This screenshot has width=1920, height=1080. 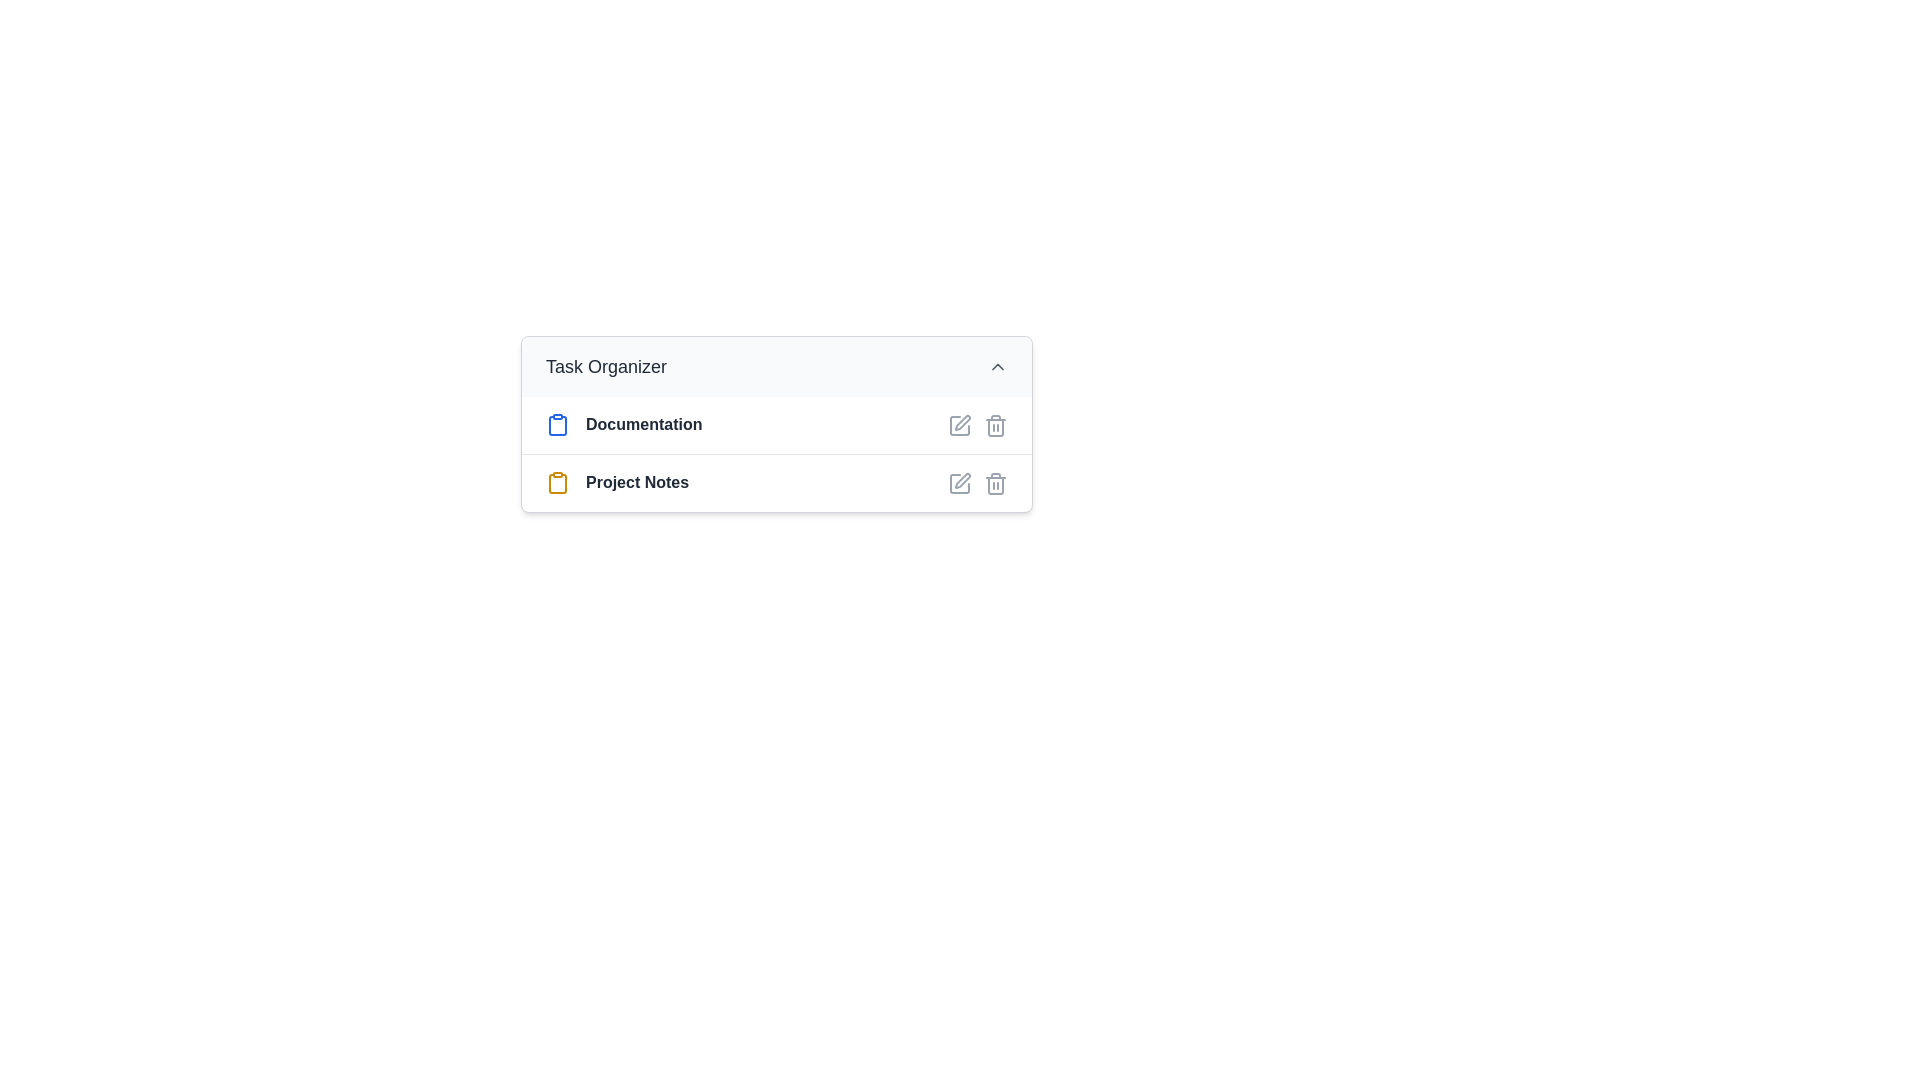 What do you see at coordinates (960, 423) in the screenshot?
I see `the editing control icon button for the 'Documentation' task located in the rightmost part of the row labeled 'Documentation' in the 'Task Organizer' section` at bounding box center [960, 423].